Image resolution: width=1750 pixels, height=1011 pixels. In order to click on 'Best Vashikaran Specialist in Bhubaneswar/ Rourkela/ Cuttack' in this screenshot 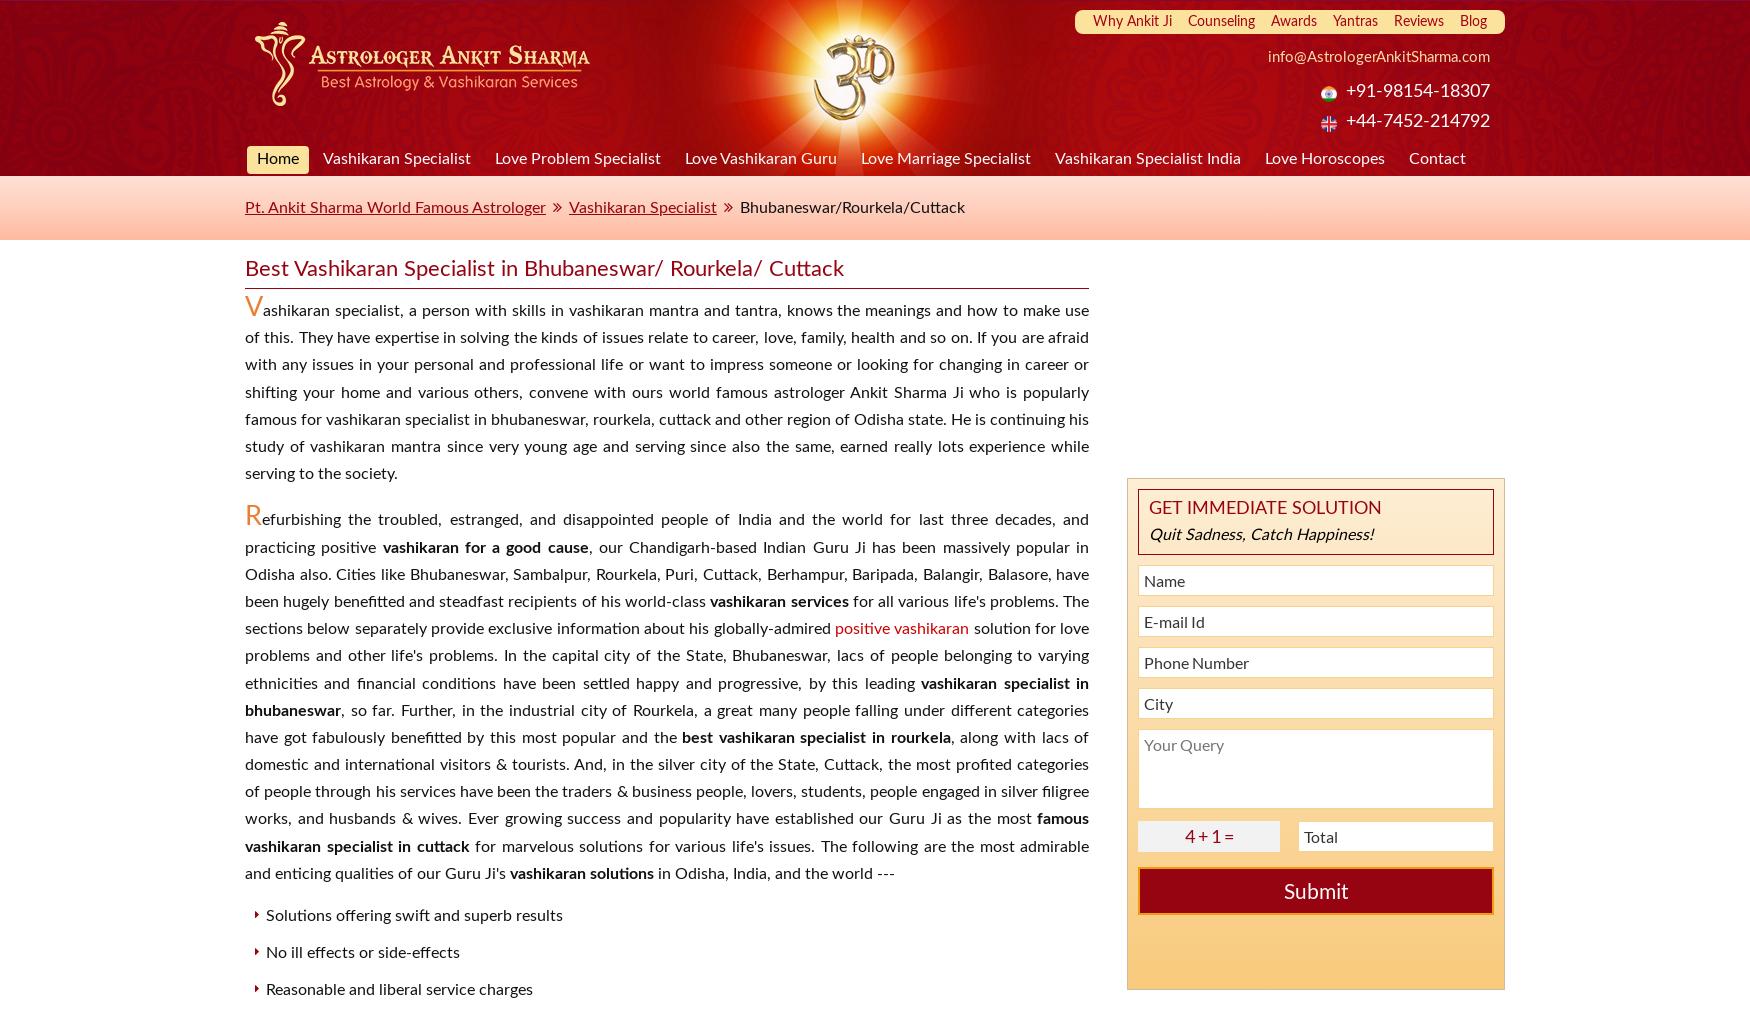, I will do `click(543, 269)`.